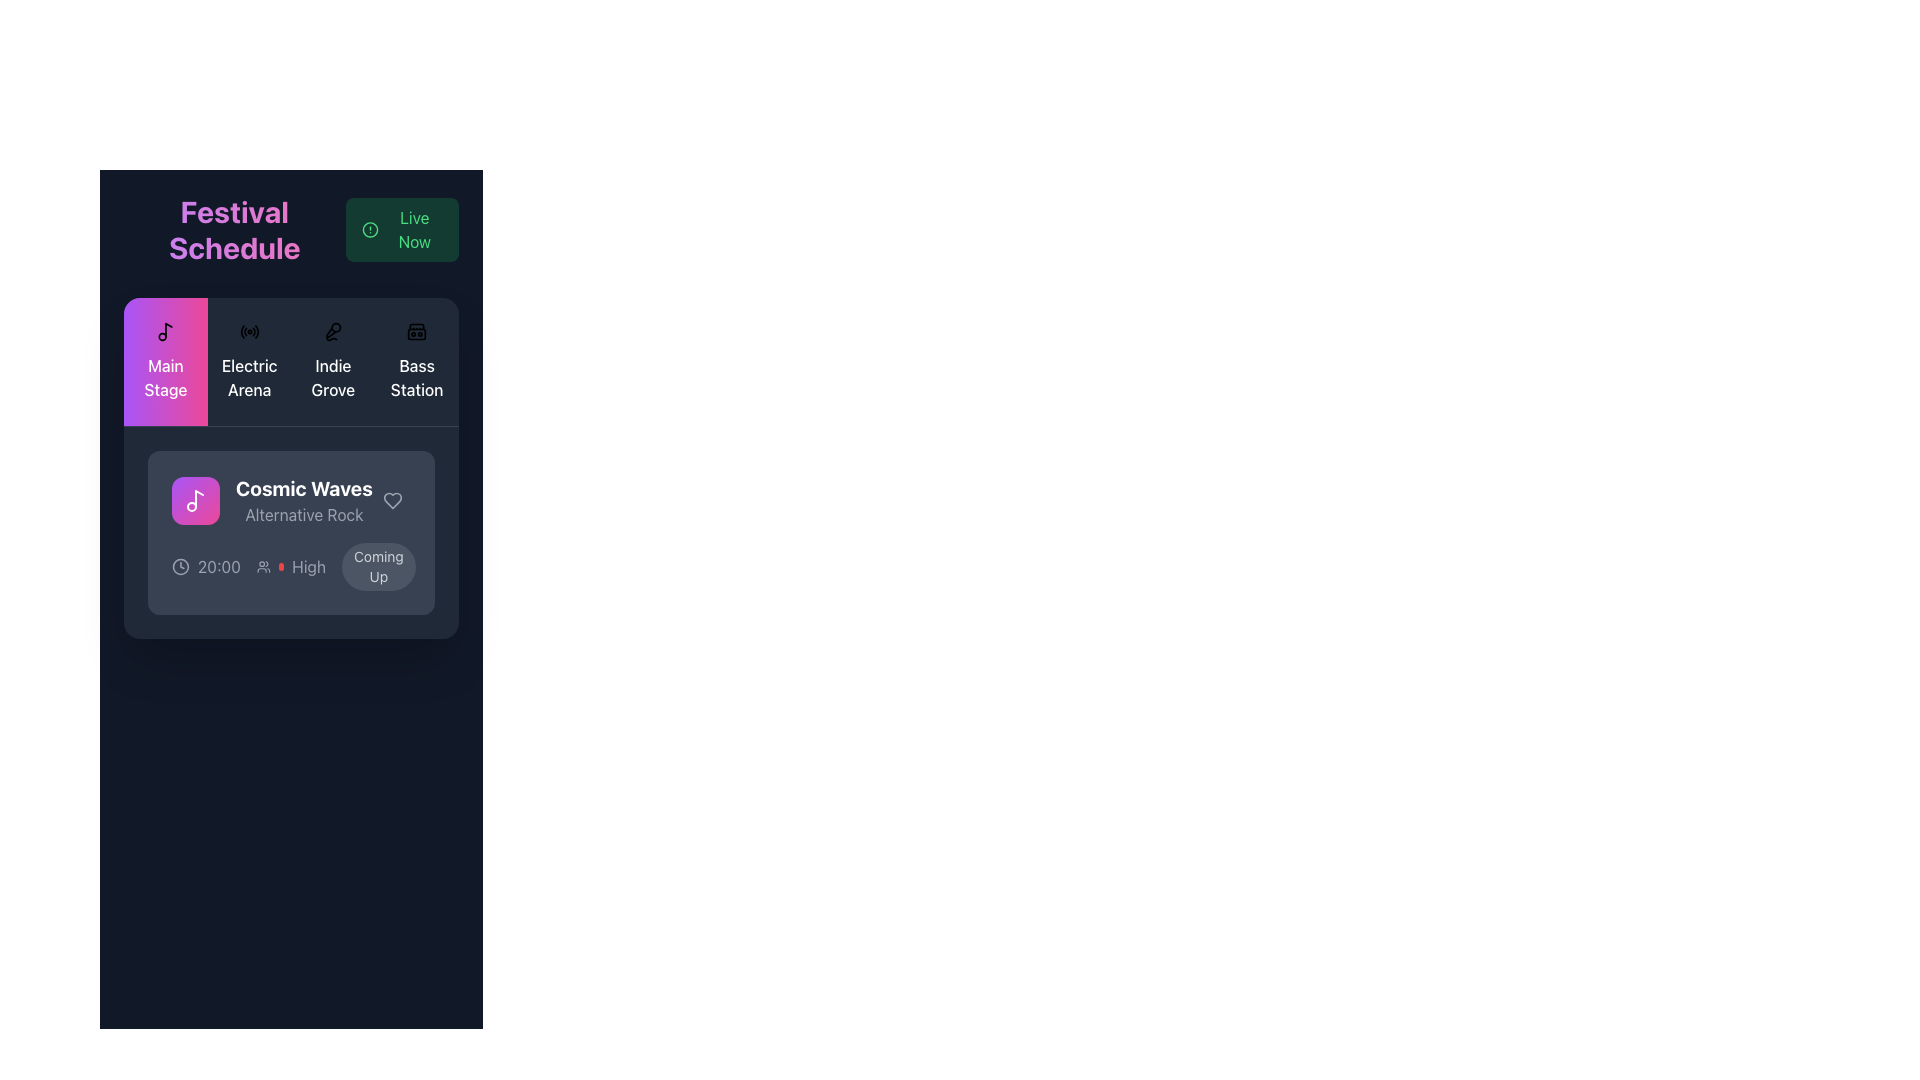 The width and height of the screenshot is (1920, 1080). I want to click on the center of the icon representing the radio feature for the 'Electric Arena' section, so click(248, 330).